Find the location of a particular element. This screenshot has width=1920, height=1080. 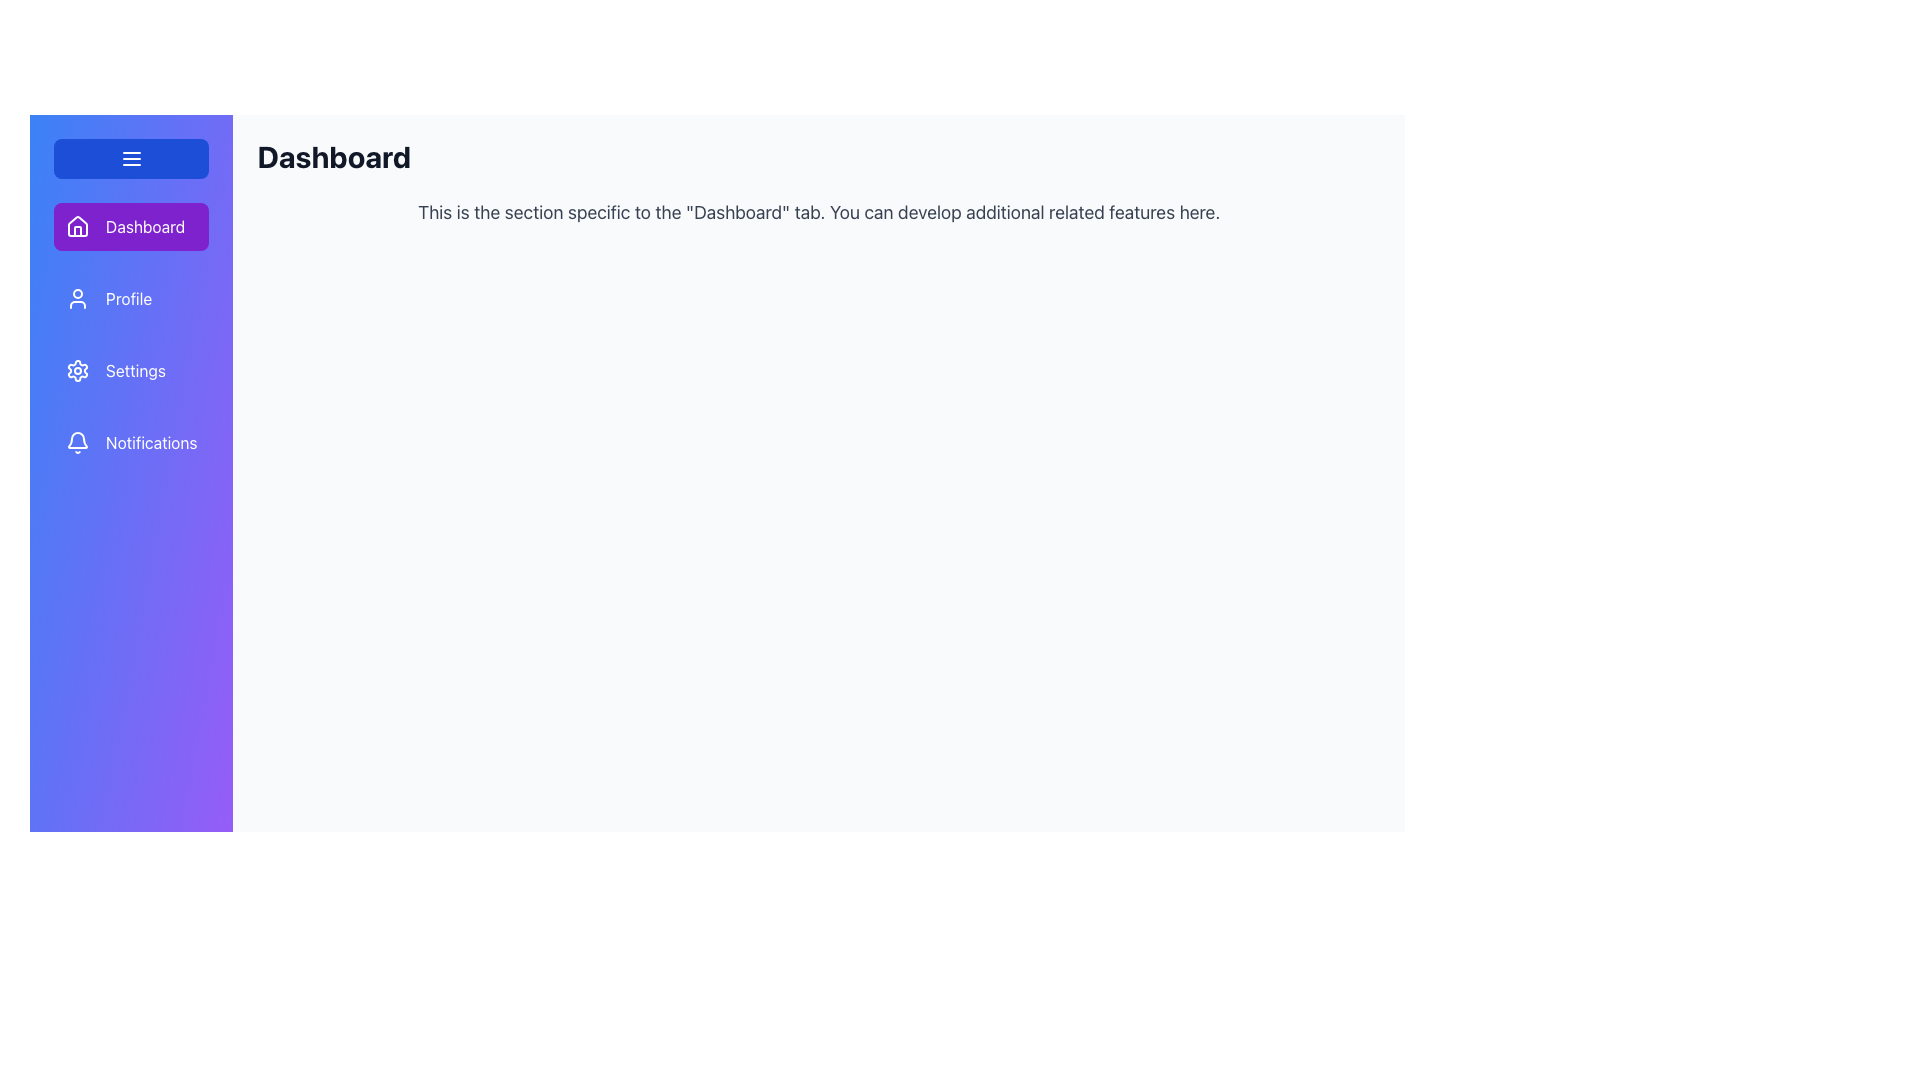

the settings icon in the vertical navigation bar is located at coordinates (77, 370).